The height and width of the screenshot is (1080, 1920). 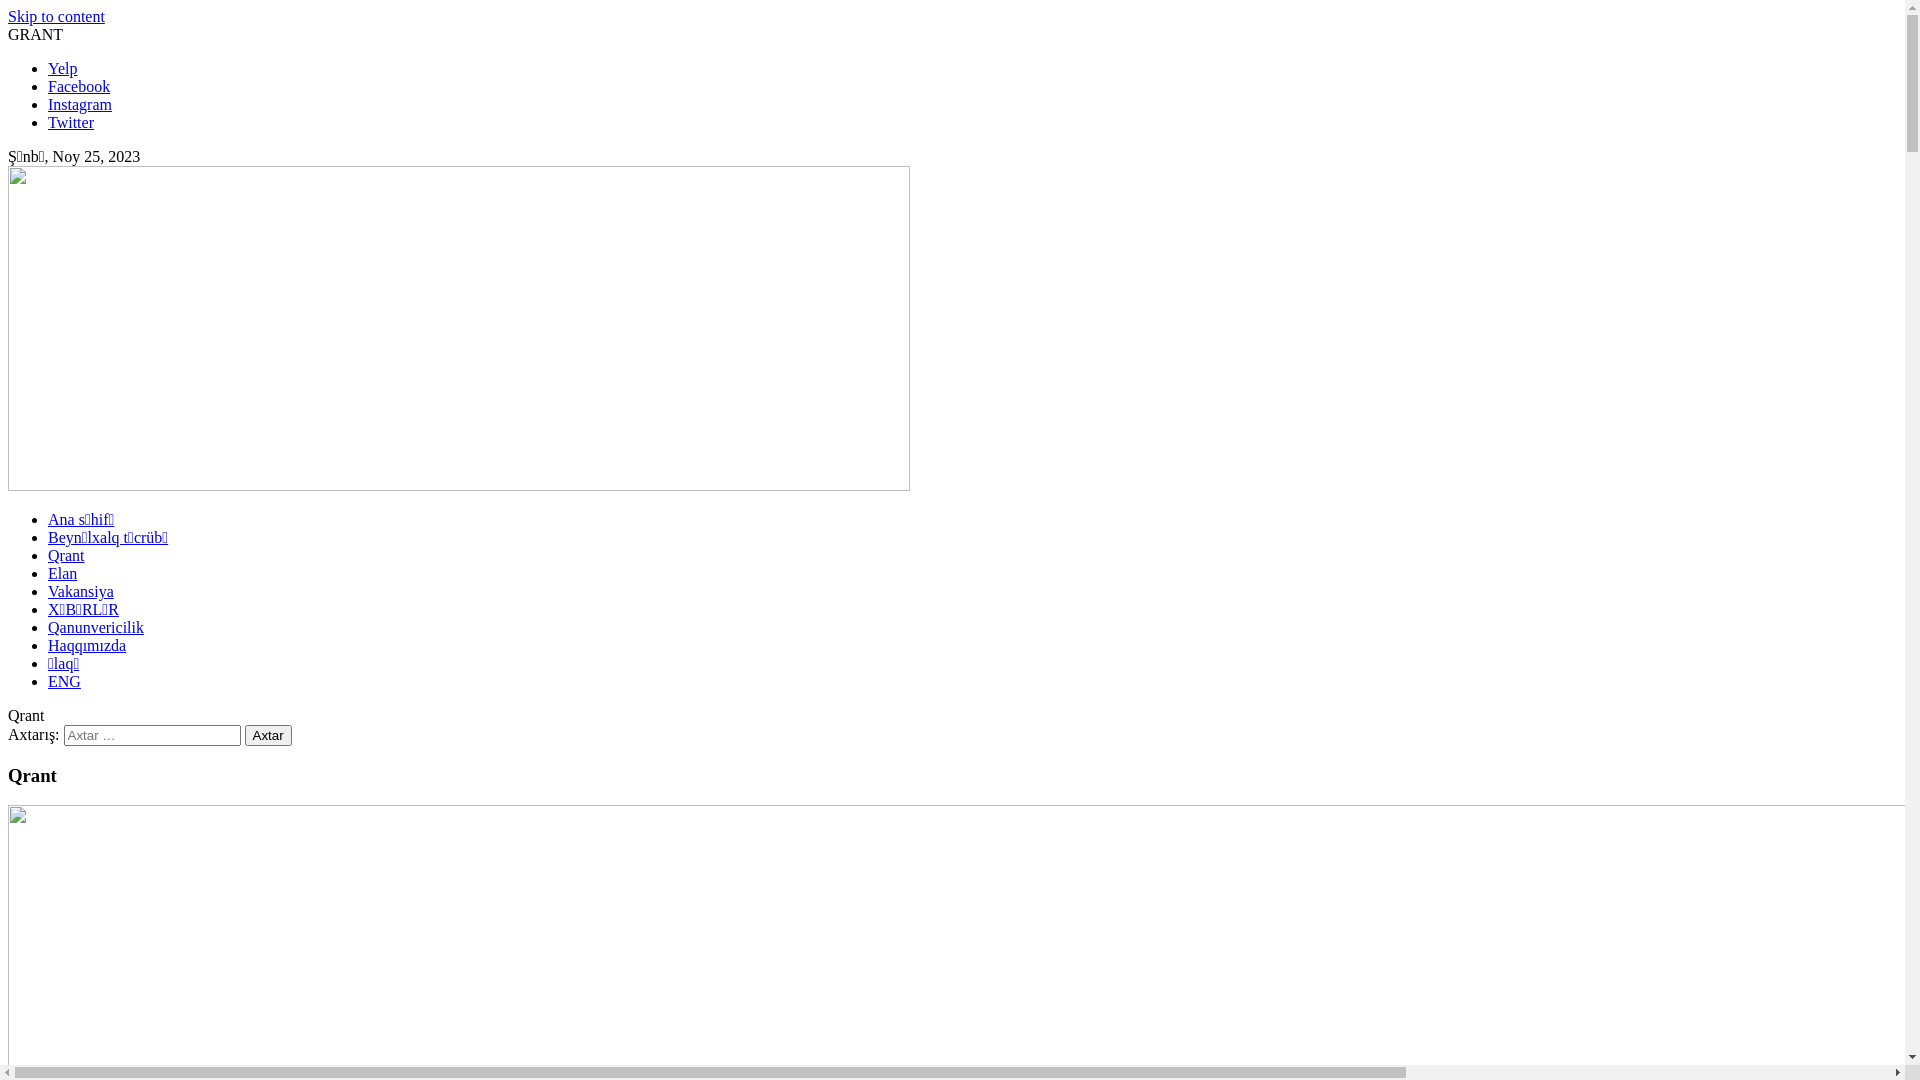 I want to click on 'Facebook', so click(x=48, y=85).